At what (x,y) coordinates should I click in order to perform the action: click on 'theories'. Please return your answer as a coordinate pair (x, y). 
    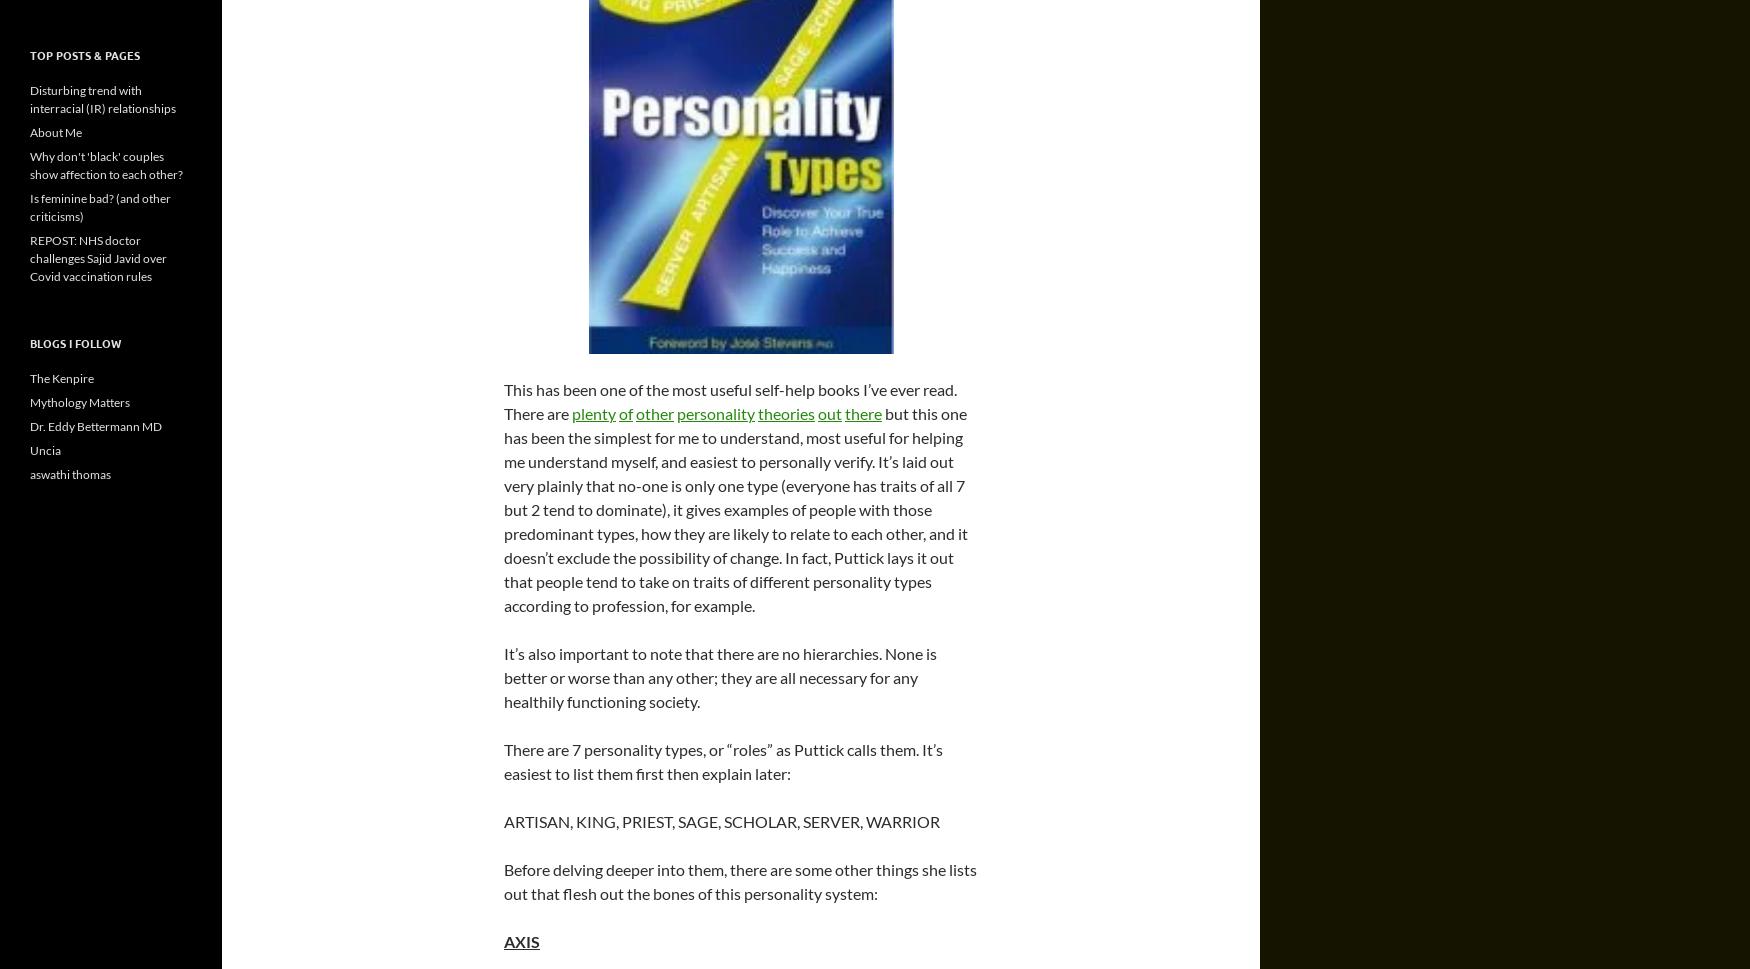
    Looking at the image, I should click on (785, 412).